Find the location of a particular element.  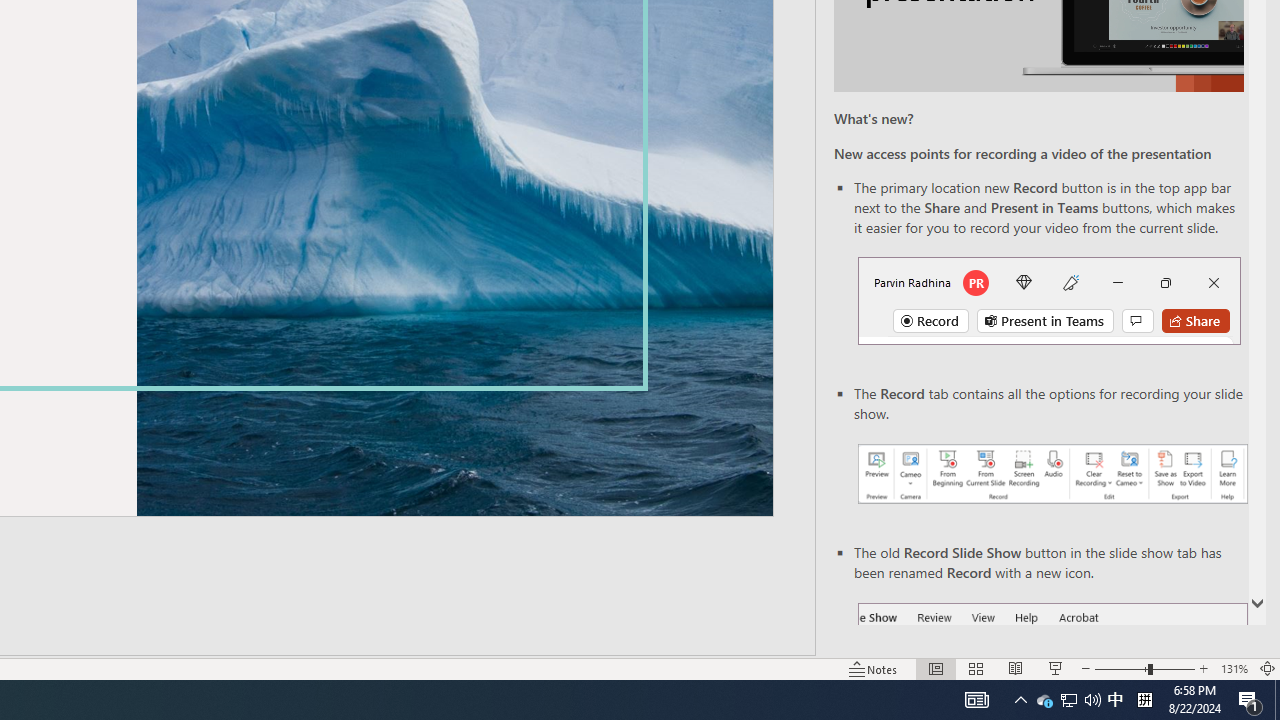

'Zoom 131%' is located at coordinates (1233, 669).